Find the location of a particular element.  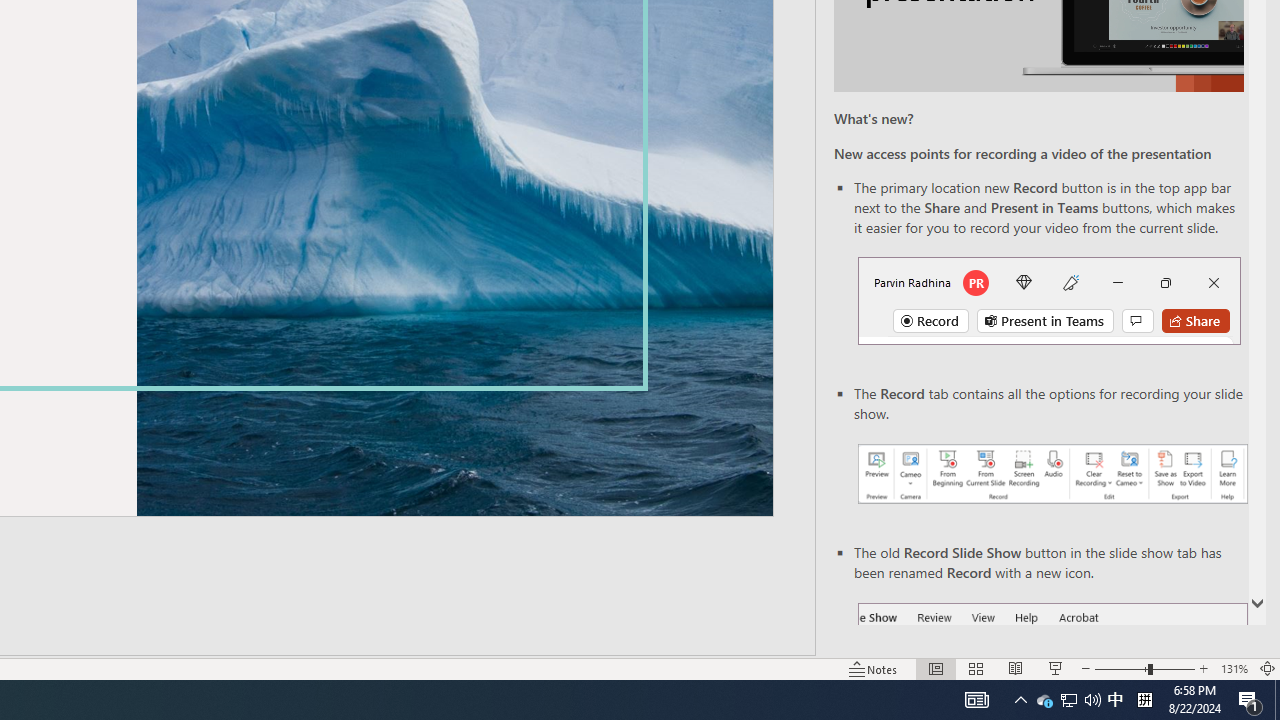

'Zoom 131%' is located at coordinates (1233, 669).